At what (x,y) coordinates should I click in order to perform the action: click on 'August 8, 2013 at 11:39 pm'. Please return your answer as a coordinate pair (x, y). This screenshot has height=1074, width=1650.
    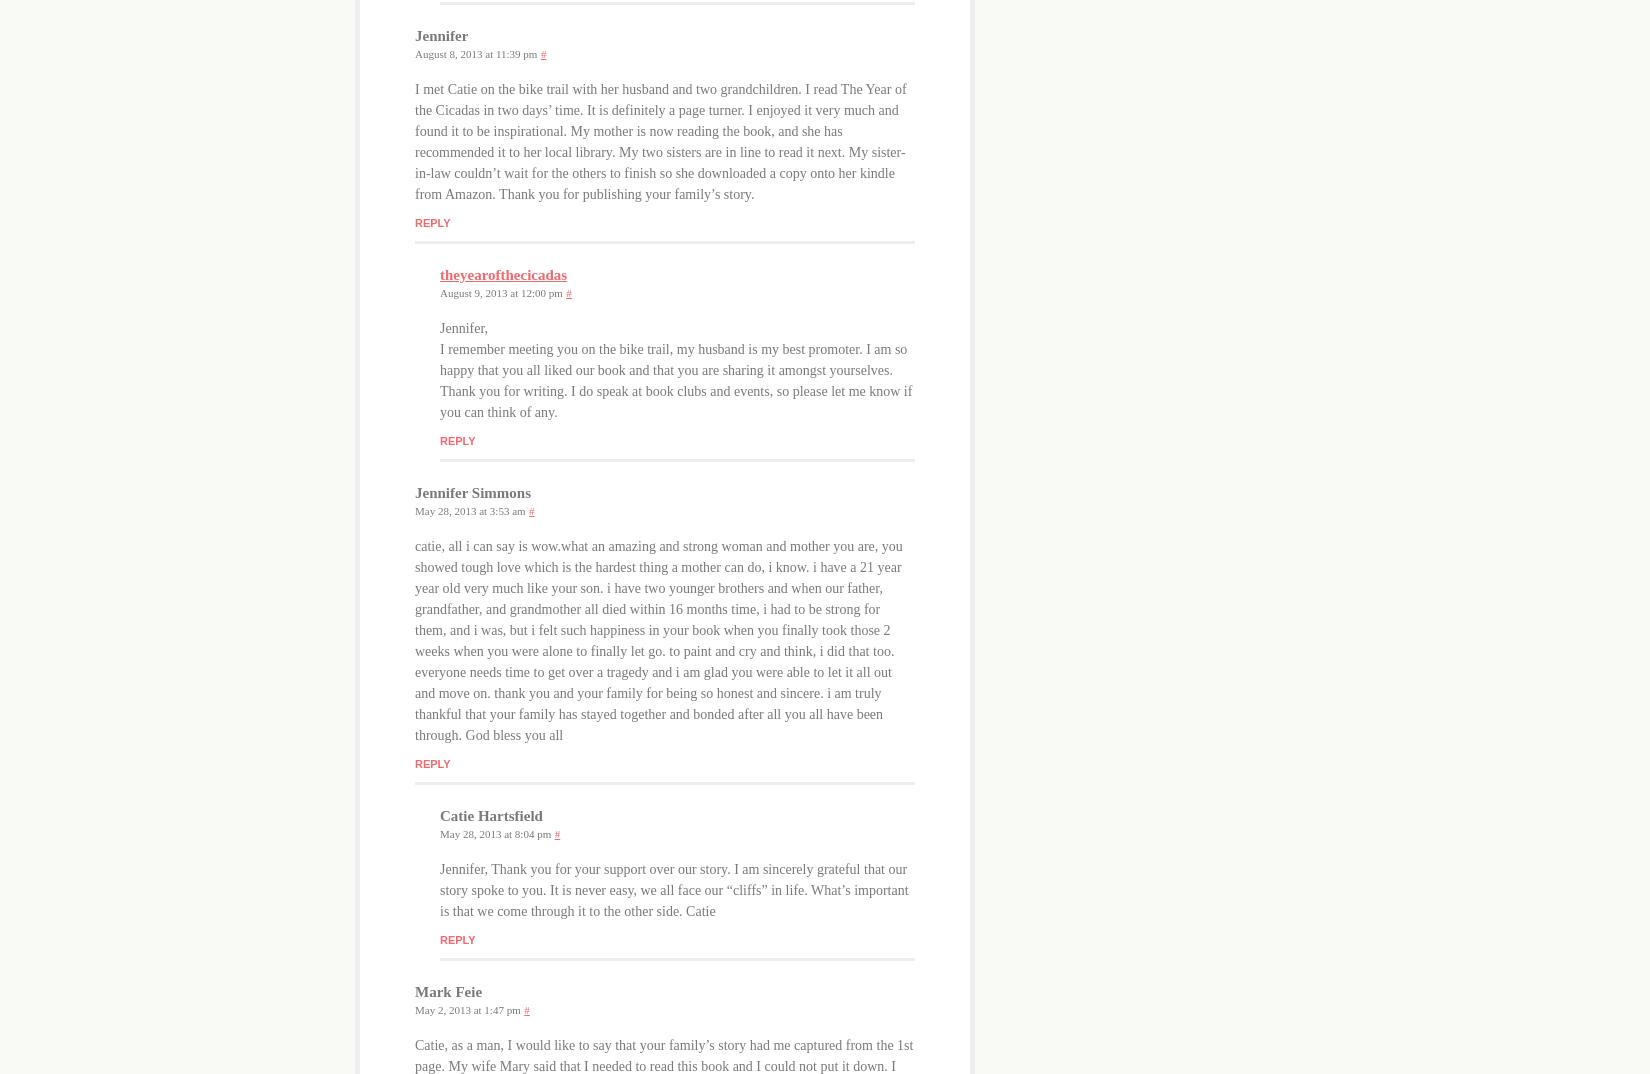
    Looking at the image, I should click on (413, 51).